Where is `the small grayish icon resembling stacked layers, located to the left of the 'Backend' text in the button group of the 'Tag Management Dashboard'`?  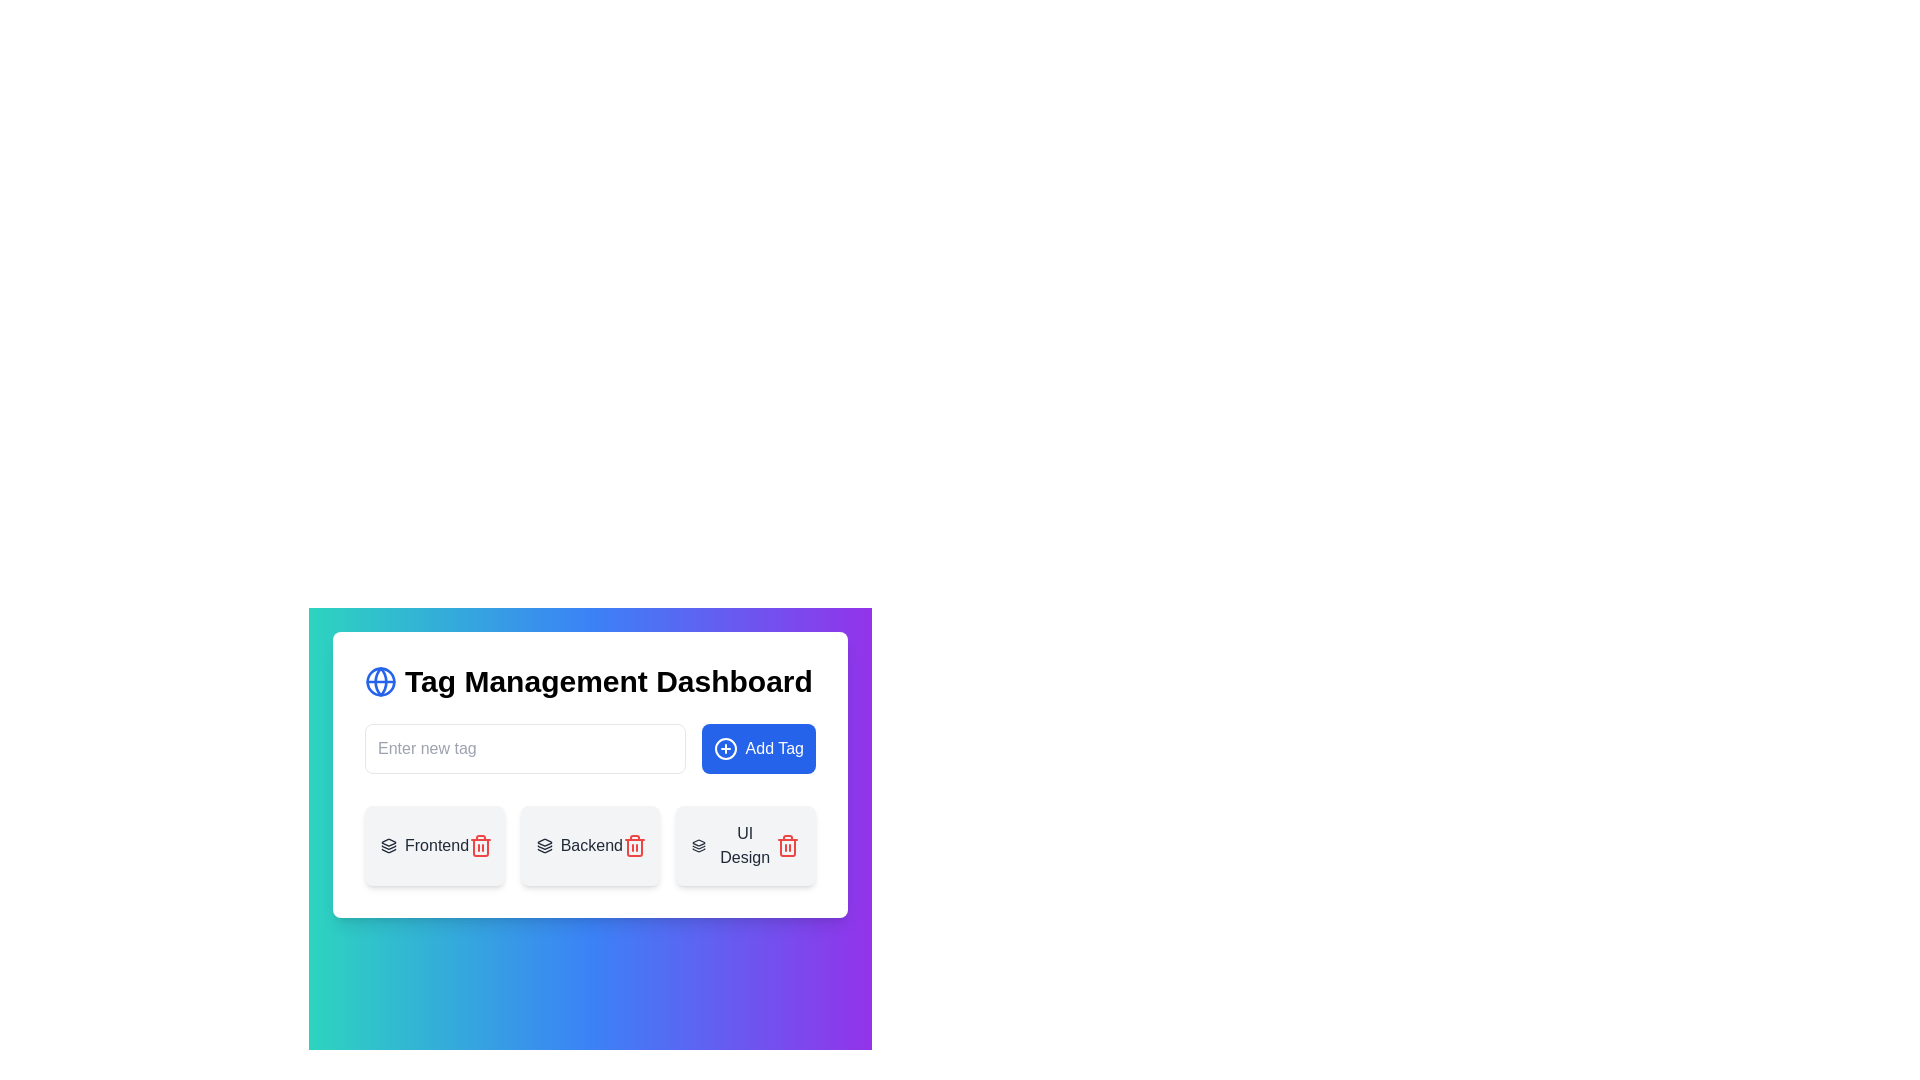
the small grayish icon resembling stacked layers, located to the left of the 'Backend' text in the button group of the 'Tag Management Dashboard' is located at coordinates (544, 845).